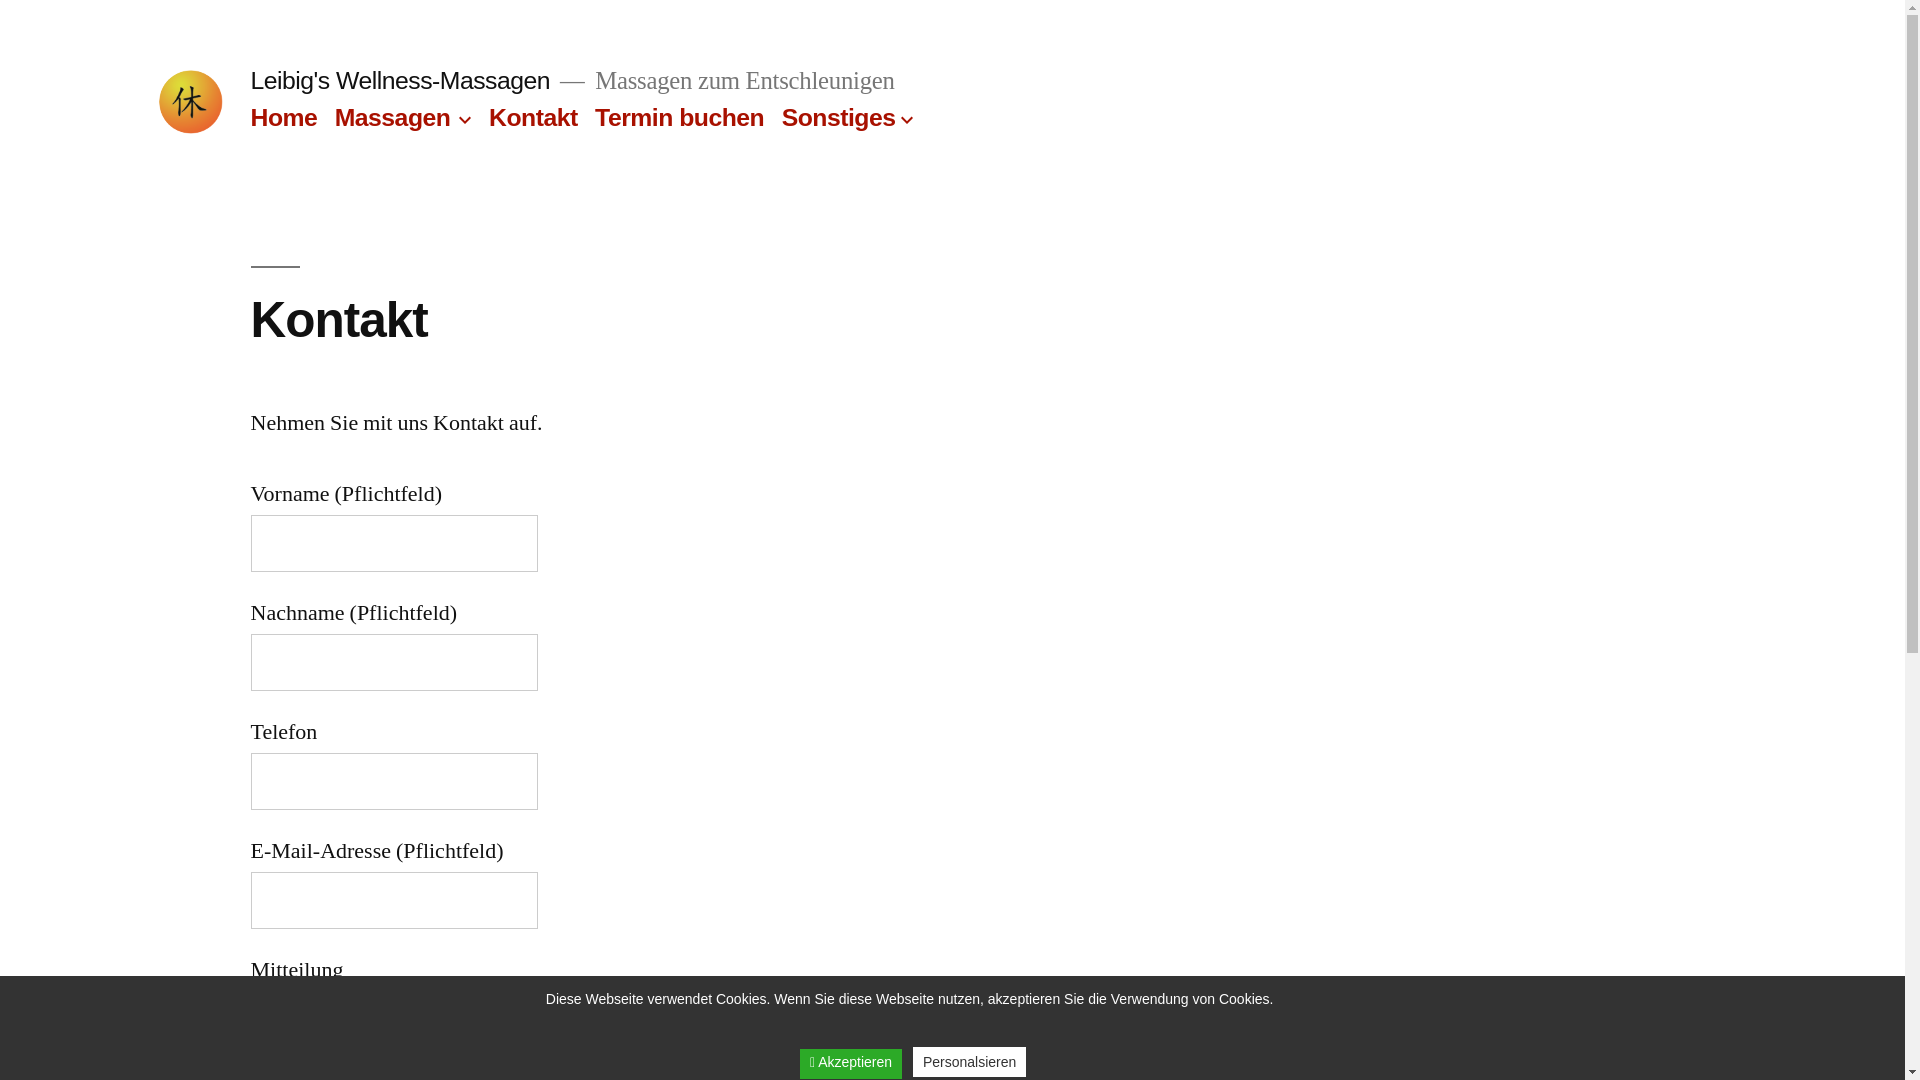  I want to click on 'Kontakt', so click(533, 117).